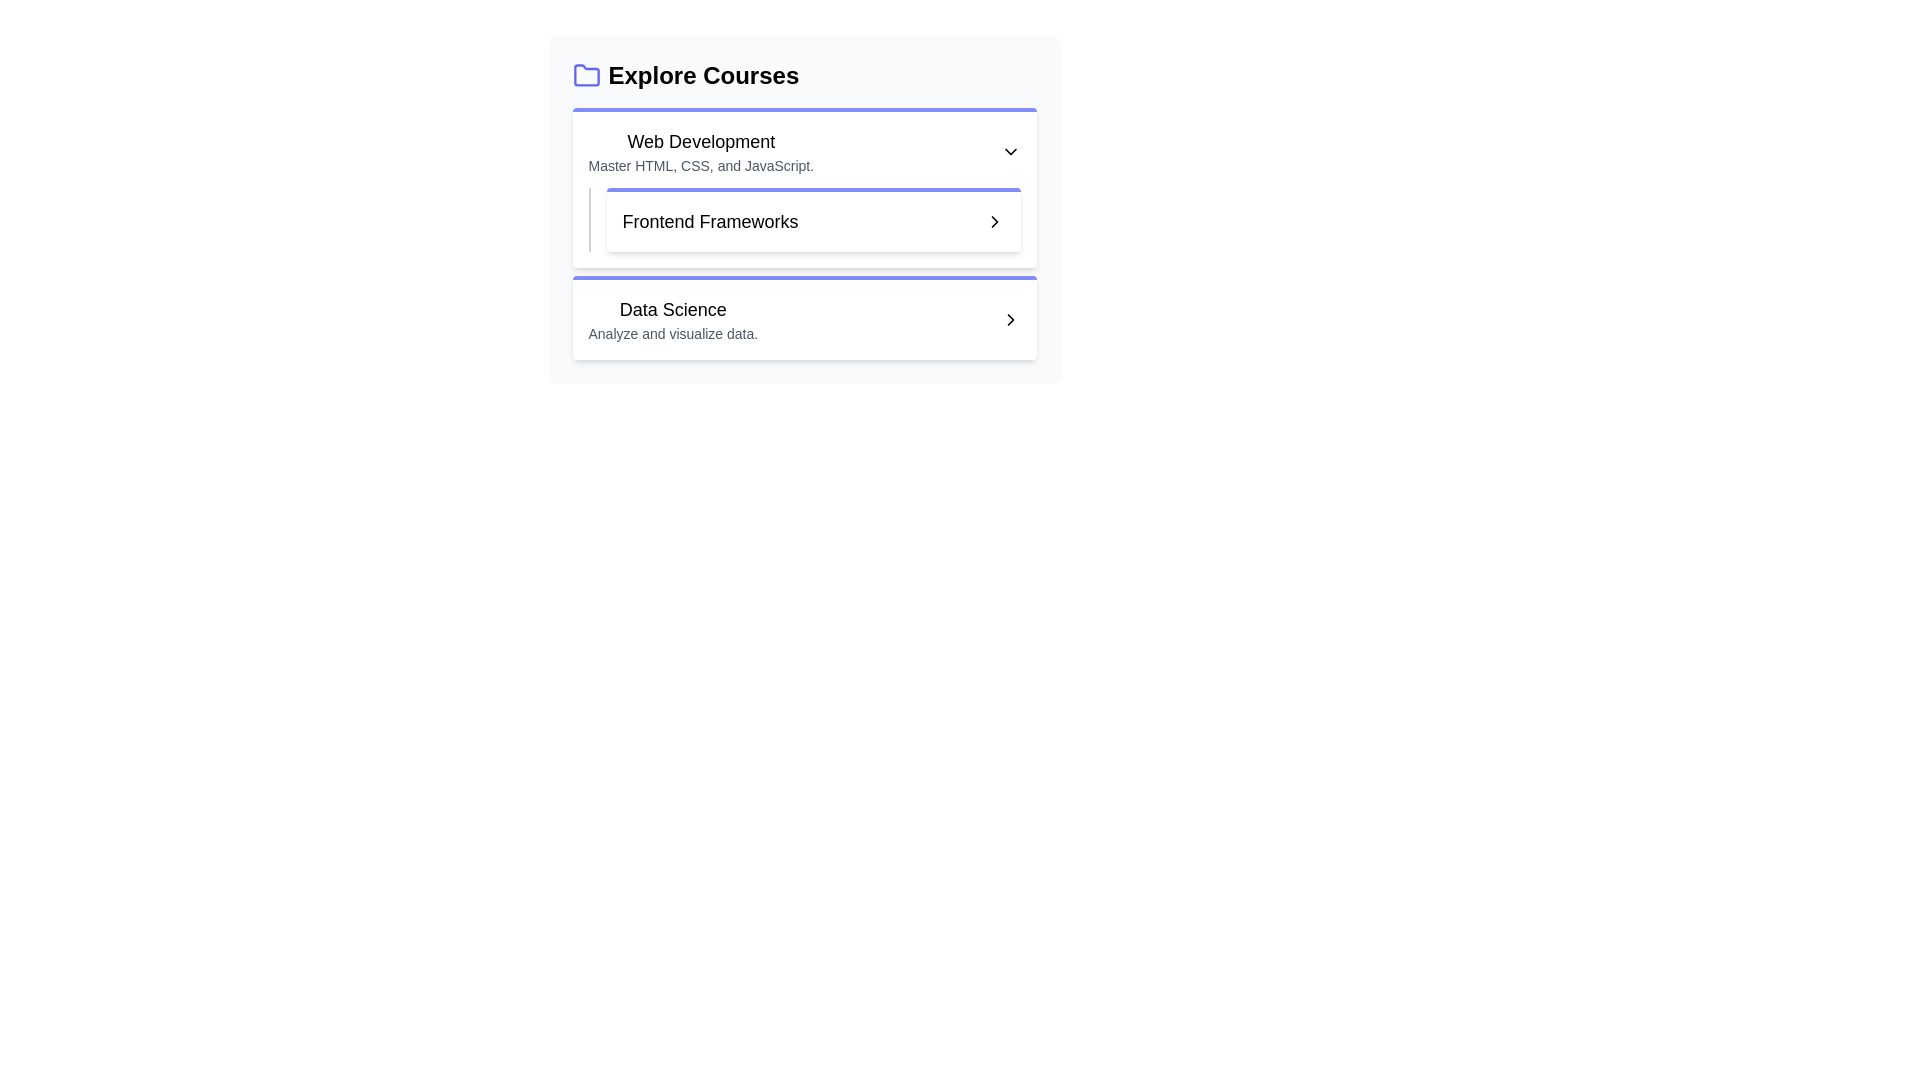 The image size is (1920, 1080). What do you see at coordinates (700, 150) in the screenshot?
I see `the first course entry in the 'Explore Courses' section` at bounding box center [700, 150].